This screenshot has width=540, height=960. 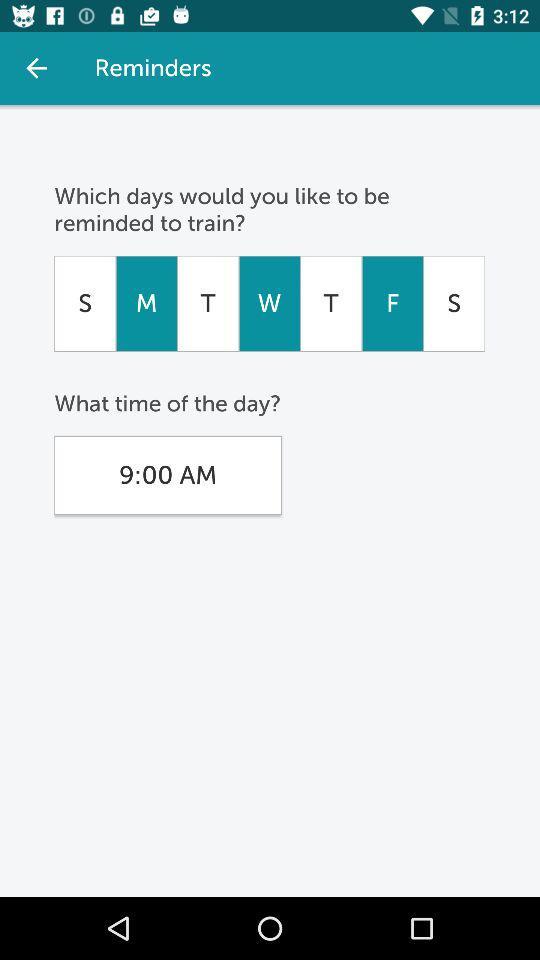 What do you see at coordinates (166, 475) in the screenshot?
I see `the 9:00 am item` at bounding box center [166, 475].